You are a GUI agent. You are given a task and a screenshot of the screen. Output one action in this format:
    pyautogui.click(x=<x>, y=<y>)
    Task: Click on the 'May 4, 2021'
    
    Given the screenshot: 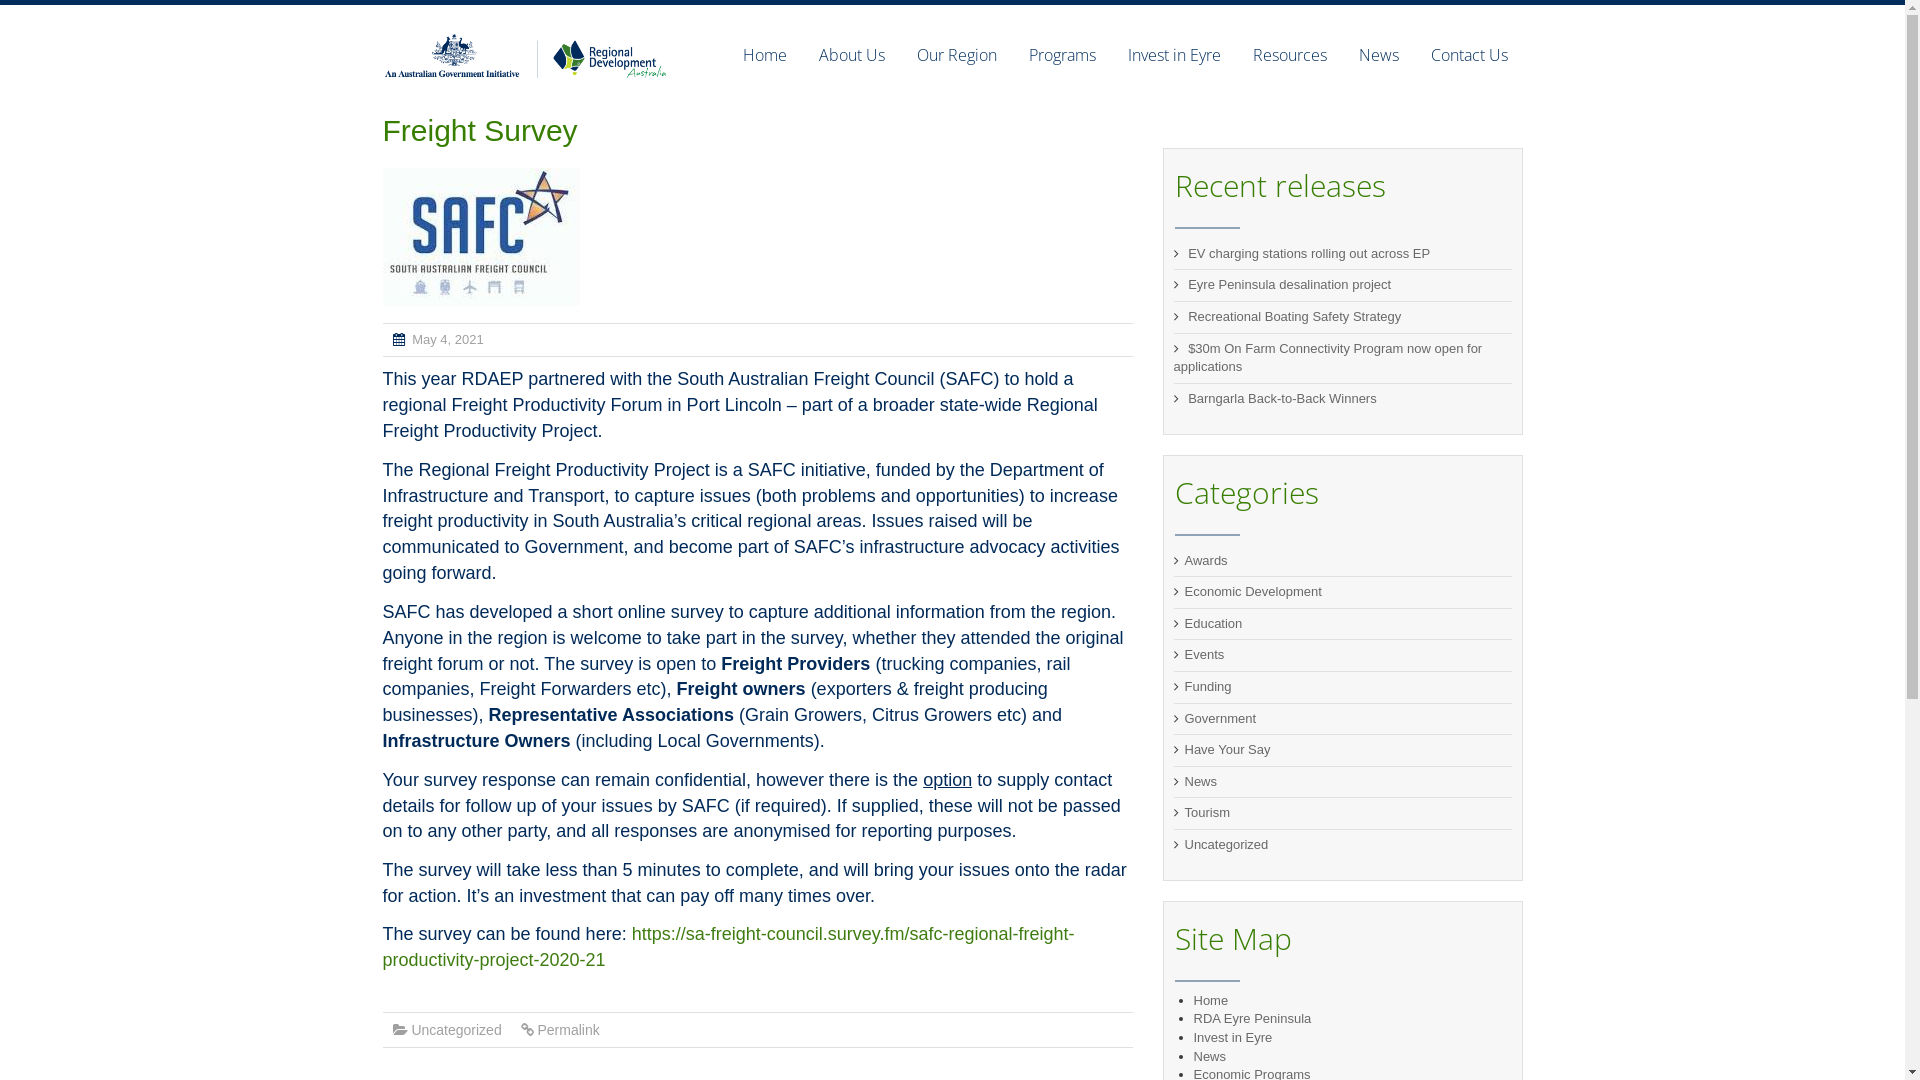 What is the action you would take?
    pyautogui.click(x=446, y=338)
    